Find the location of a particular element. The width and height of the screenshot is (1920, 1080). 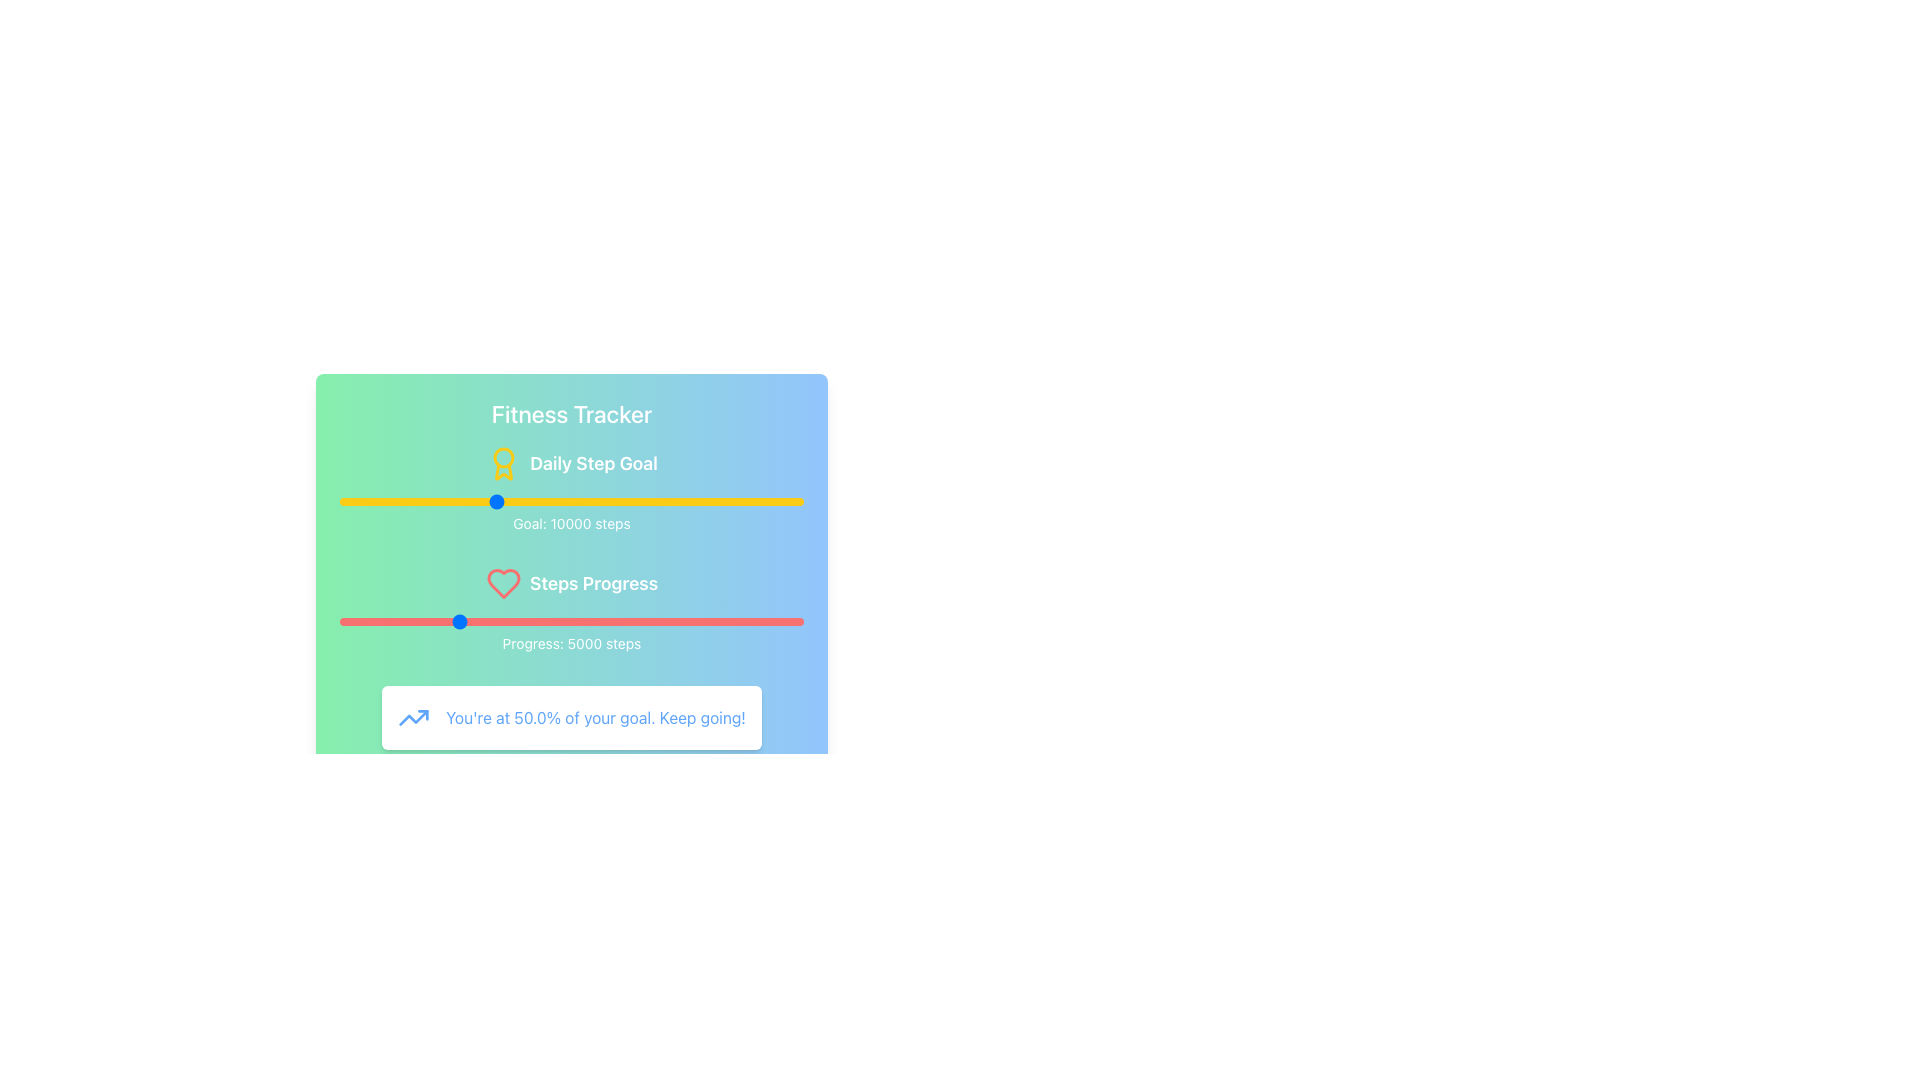

the horizontal red slider below the 'Steps Progress' text to set focus is located at coordinates (570, 620).